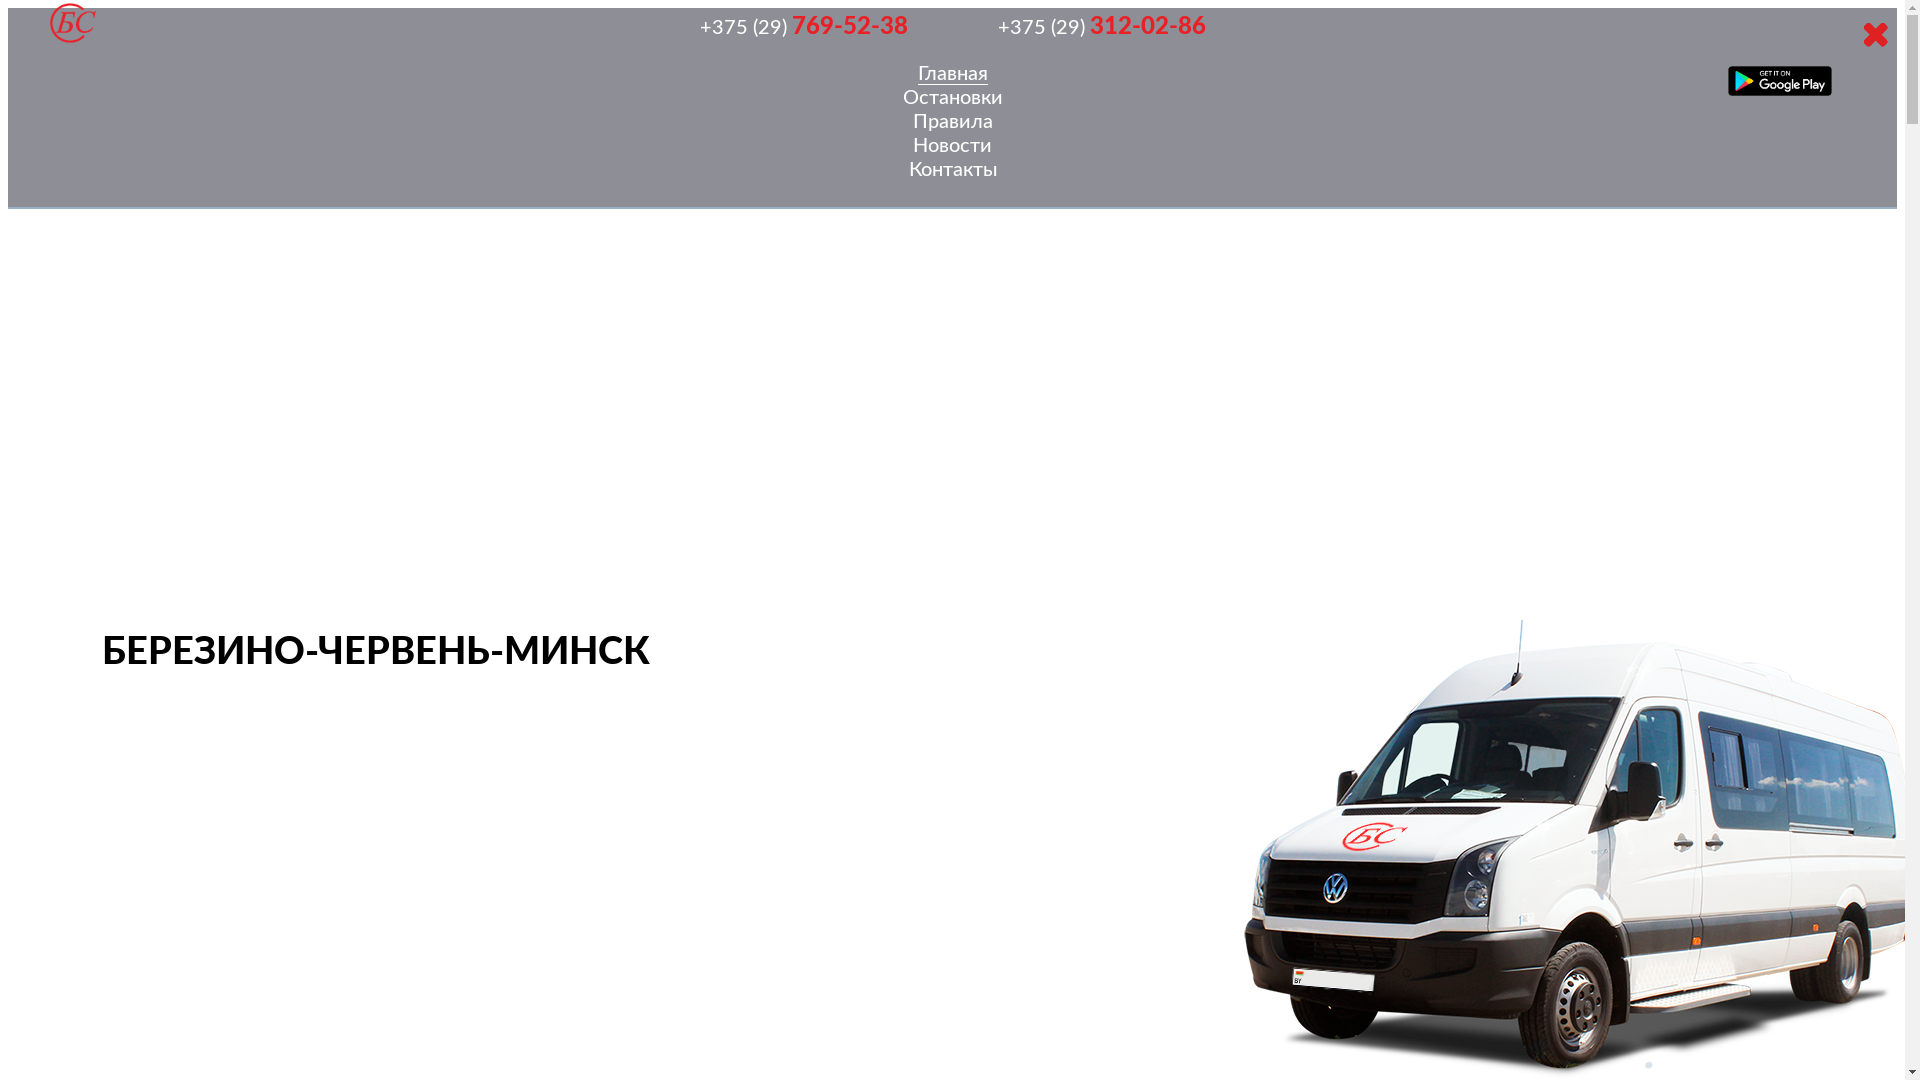  Describe the element at coordinates (802, 27) in the screenshot. I see `'+375 (29) 769-52-38'` at that location.